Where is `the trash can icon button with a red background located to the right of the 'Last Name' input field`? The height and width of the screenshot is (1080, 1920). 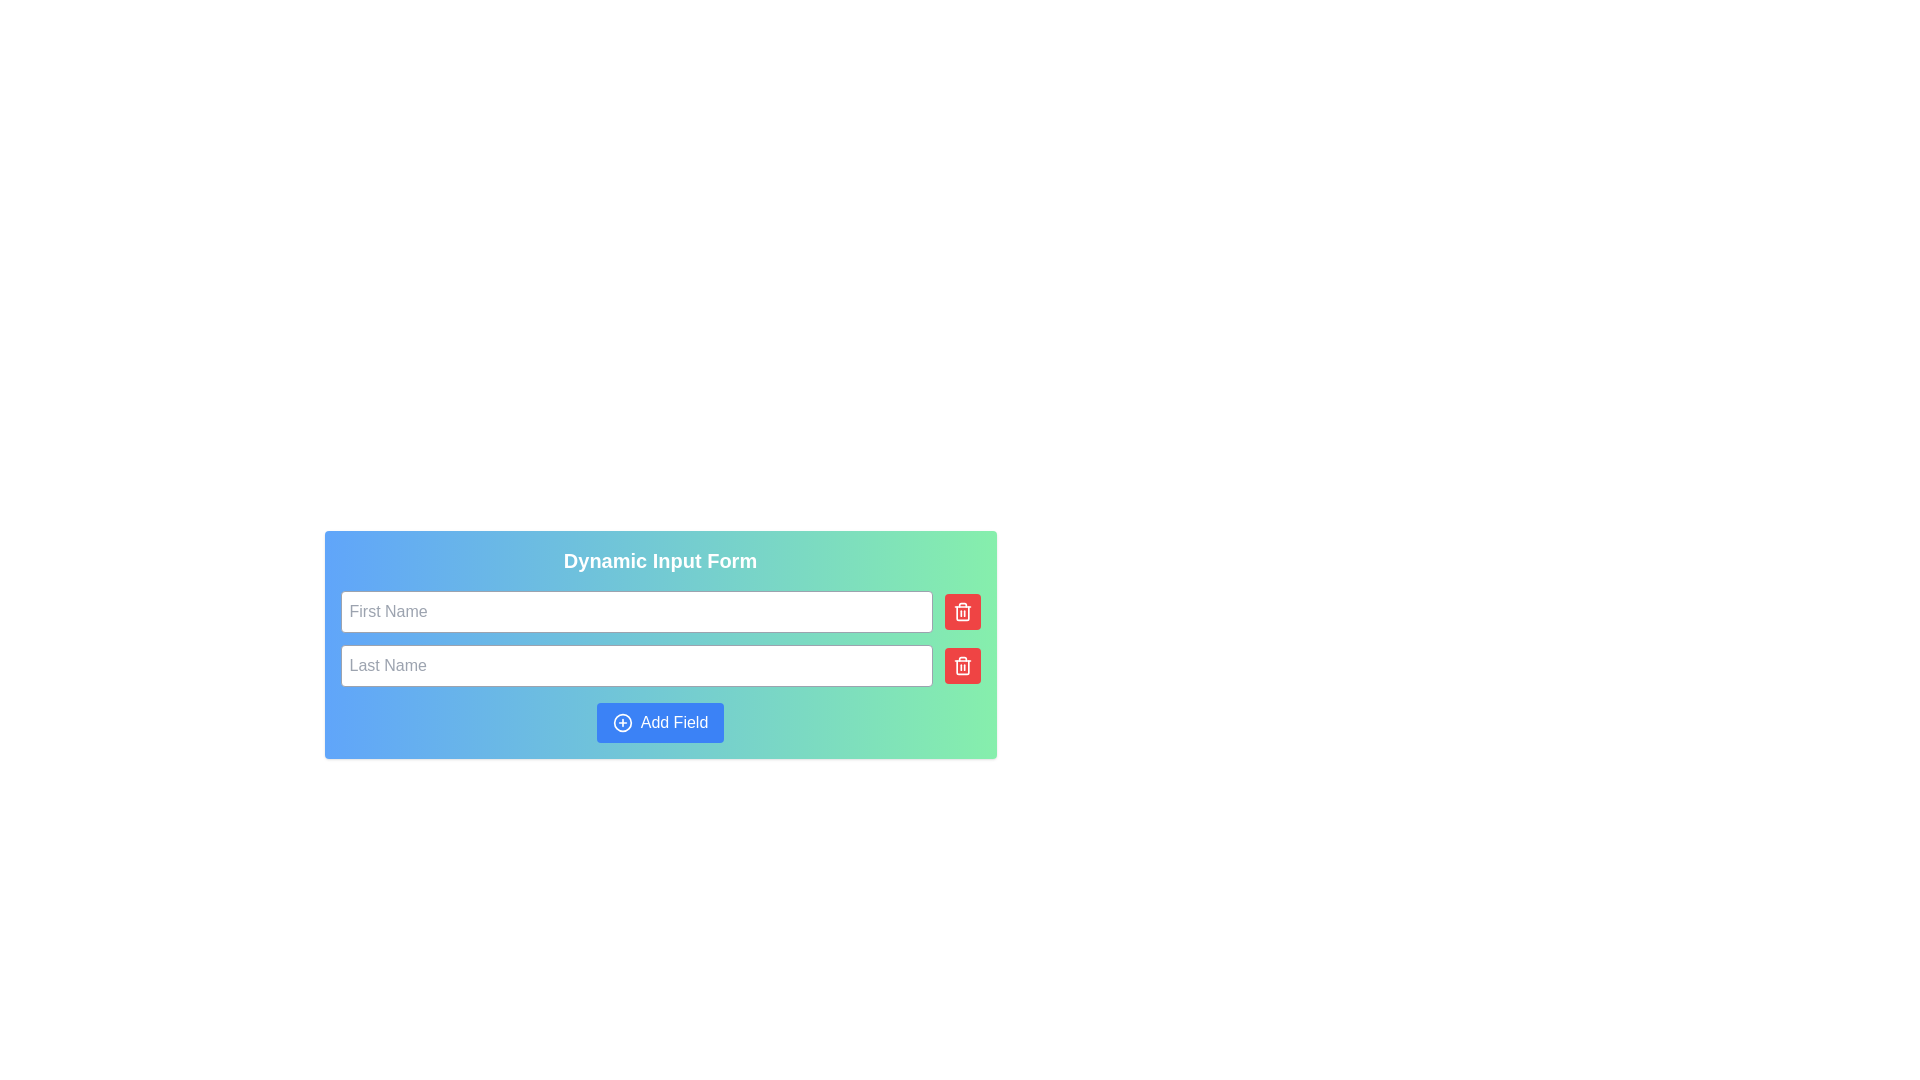 the trash can icon button with a red background located to the right of the 'Last Name' input field is located at coordinates (962, 666).